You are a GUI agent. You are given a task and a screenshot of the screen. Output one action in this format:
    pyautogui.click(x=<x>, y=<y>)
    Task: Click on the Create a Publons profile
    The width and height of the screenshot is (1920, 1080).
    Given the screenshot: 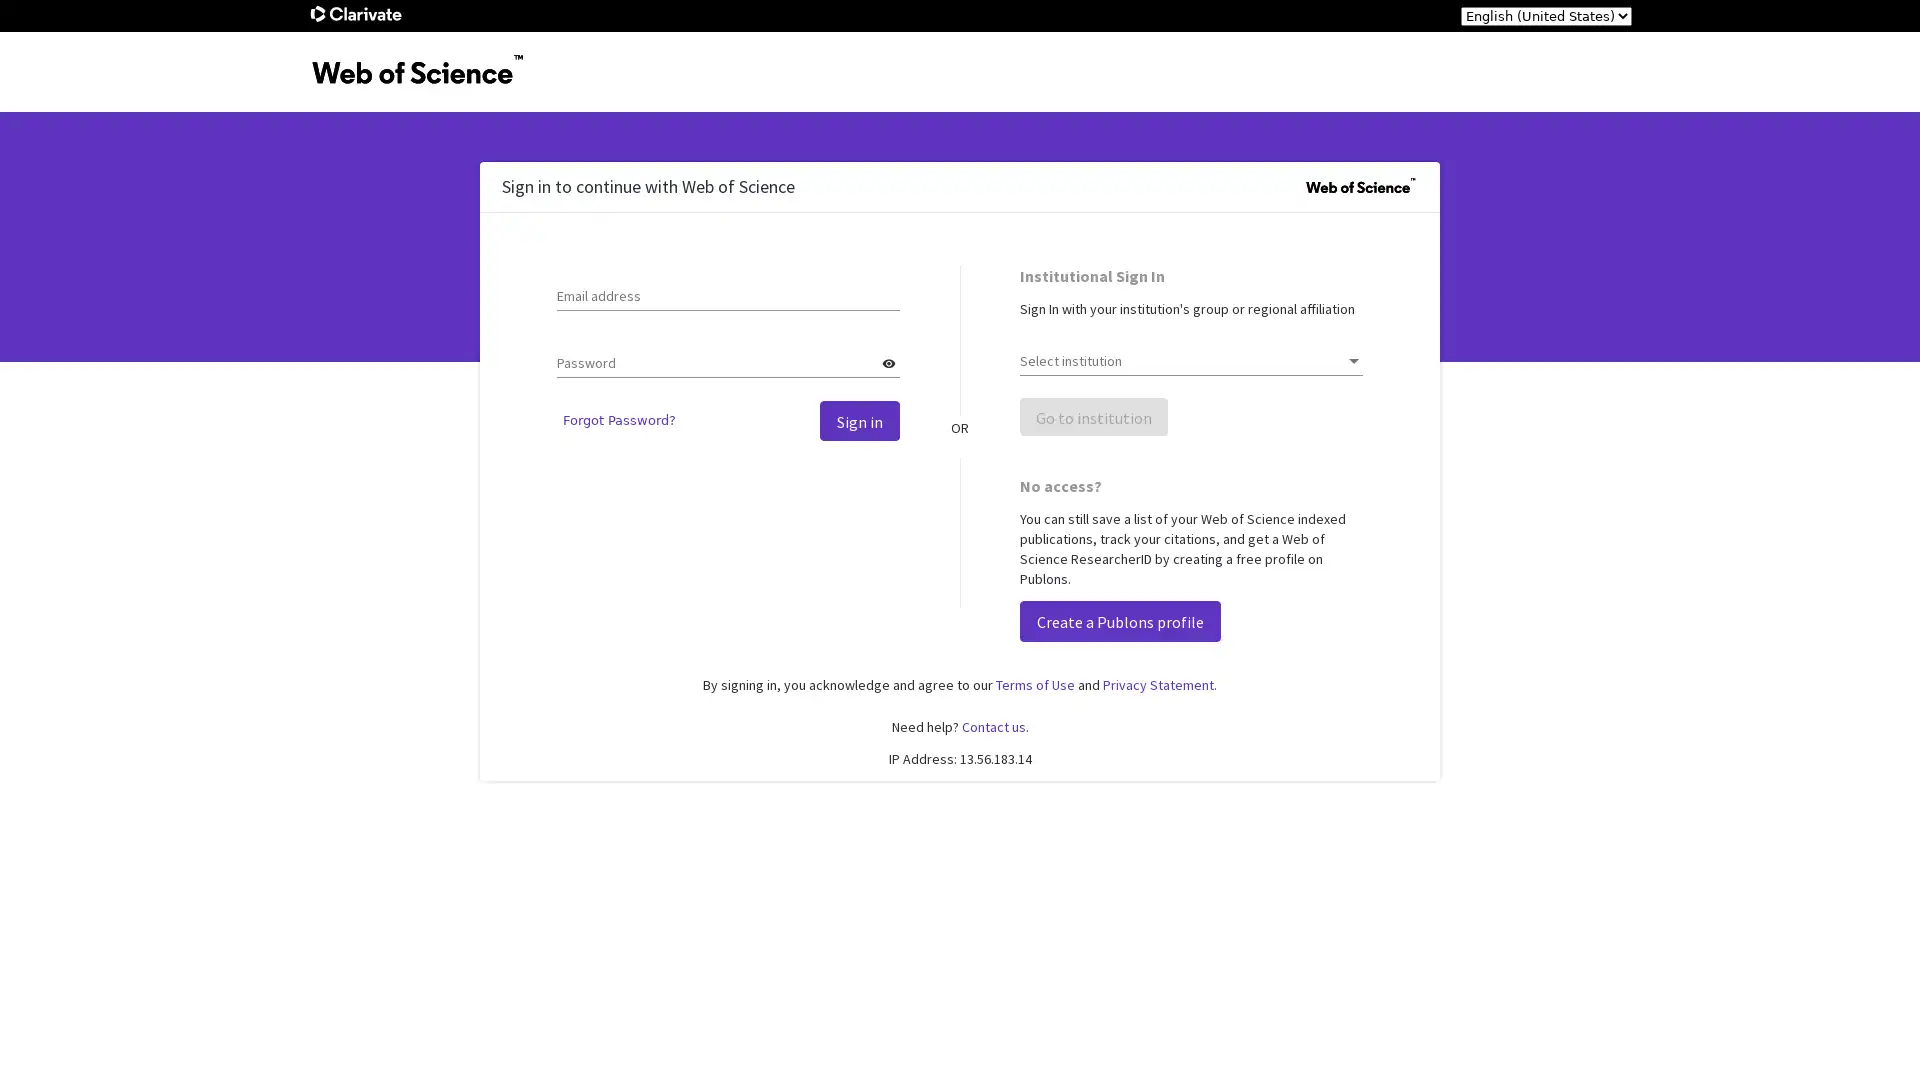 What is the action you would take?
    pyautogui.click(x=1120, y=620)
    